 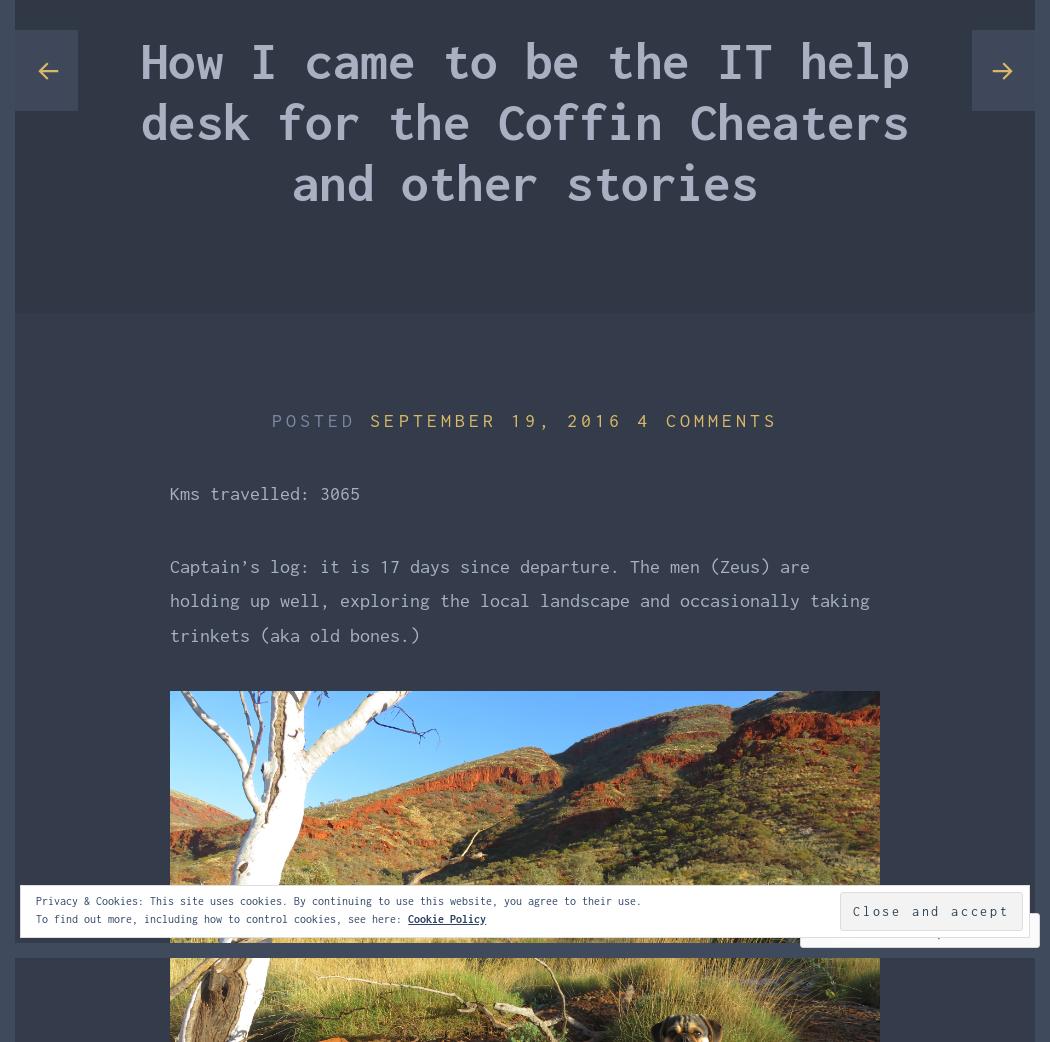 I want to click on 'To find out more, including how to control cookies, see here:', so click(x=220, y=917).